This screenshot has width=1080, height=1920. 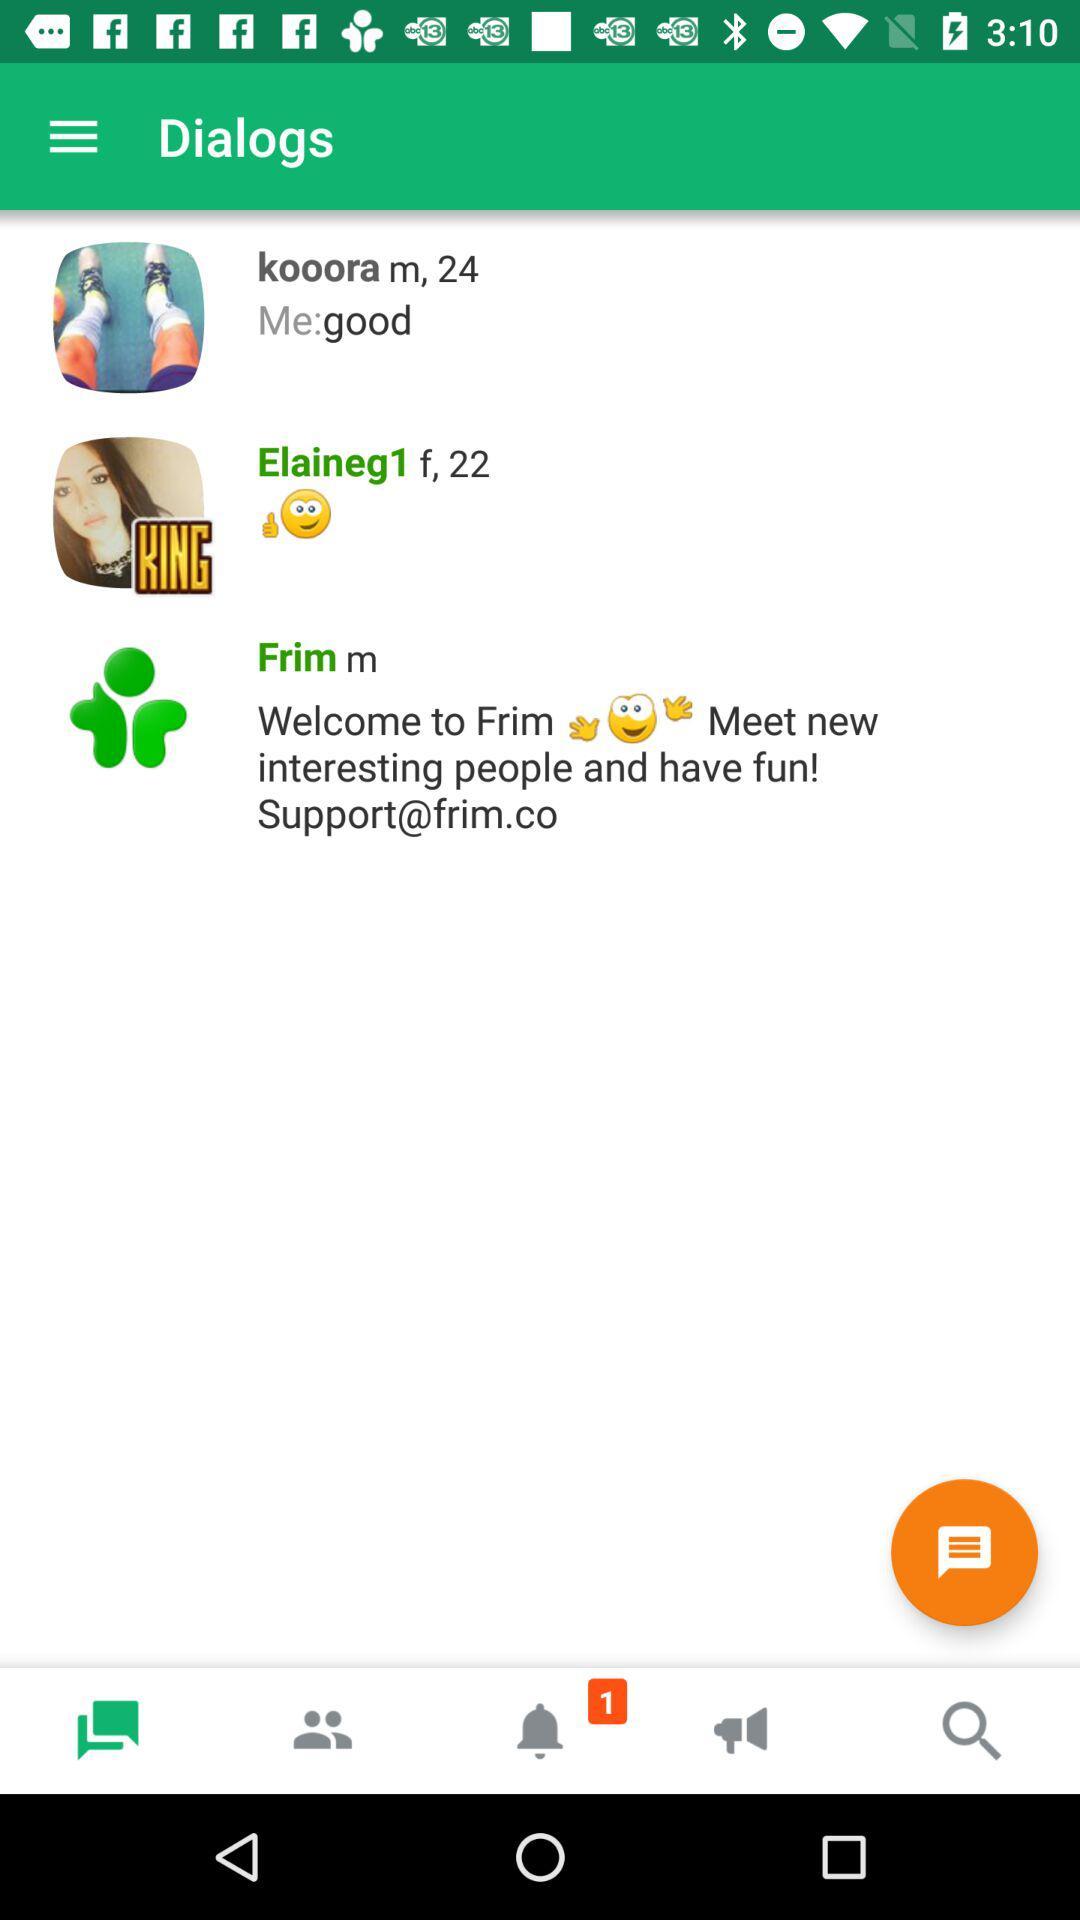 What do you see at coordinates (454, 461) in the screenshot?
I see `item next to the elaineg1 icon` at bounding box center [454, 461].